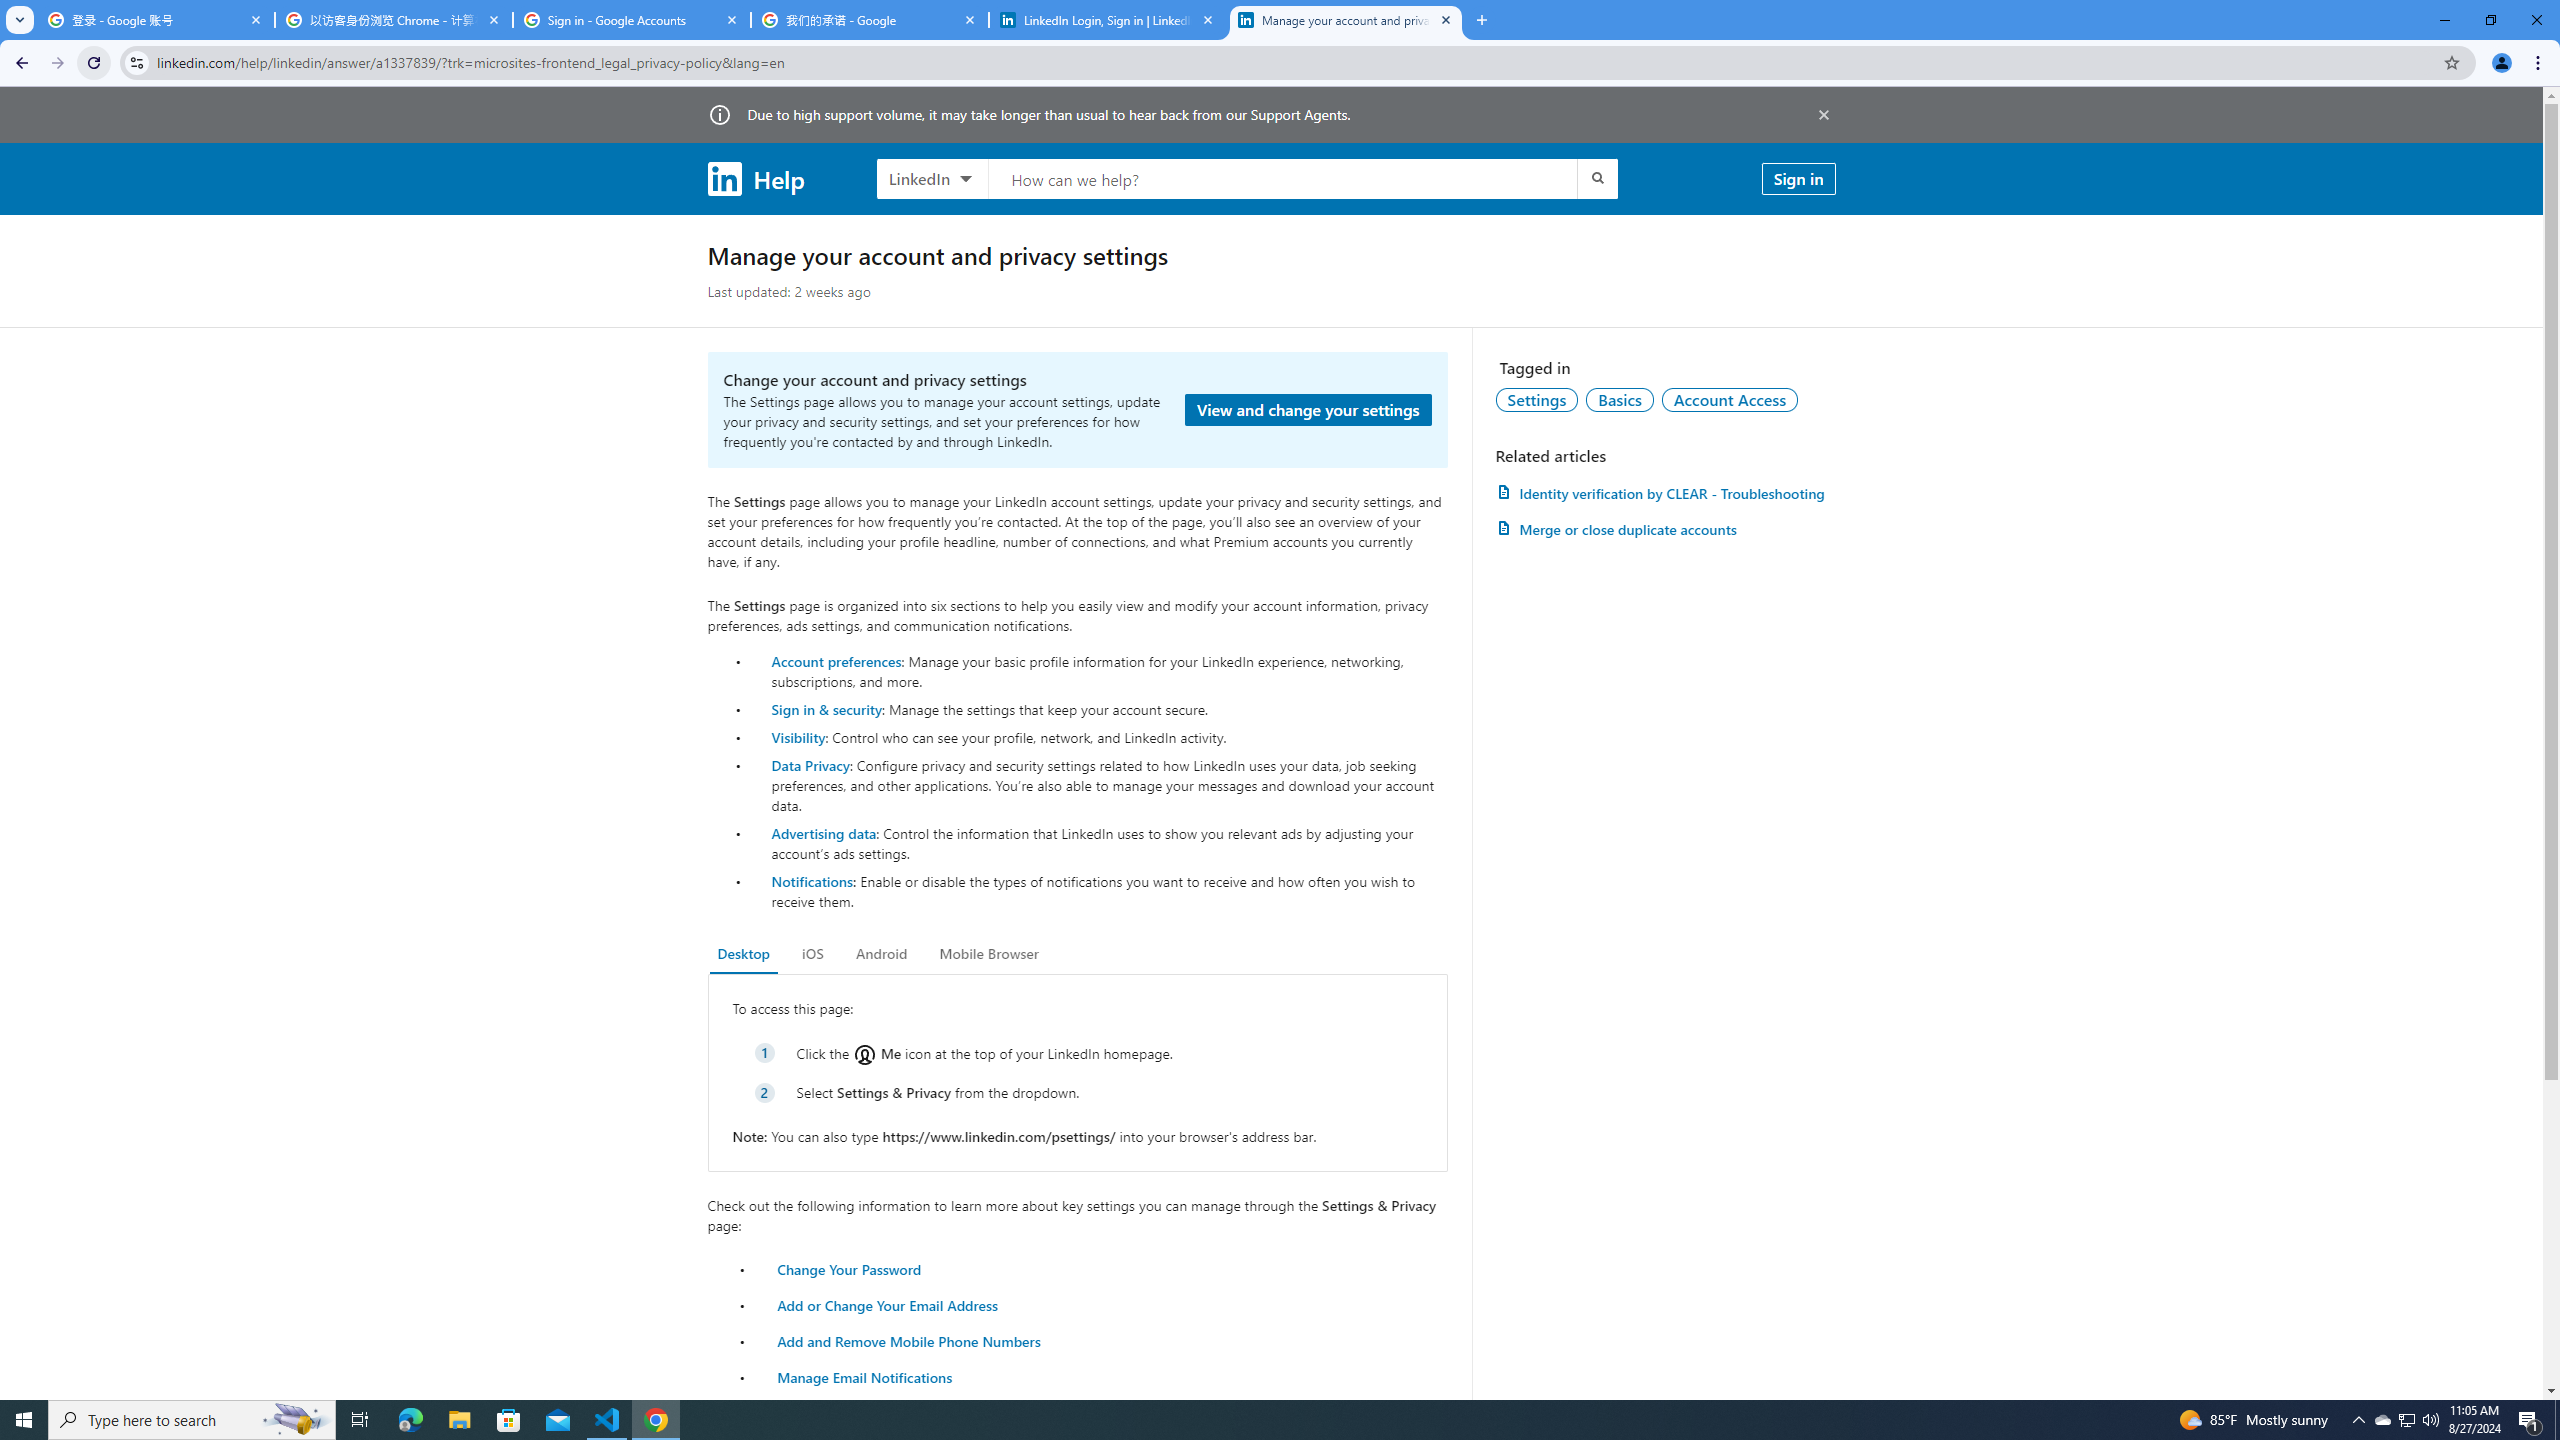 The width and height of the screenshot is (2560, 1440). What do you see at coordinates (1619, 398) in the screenshot?
I see `'Basics'` at bounding box center [1619, 398].